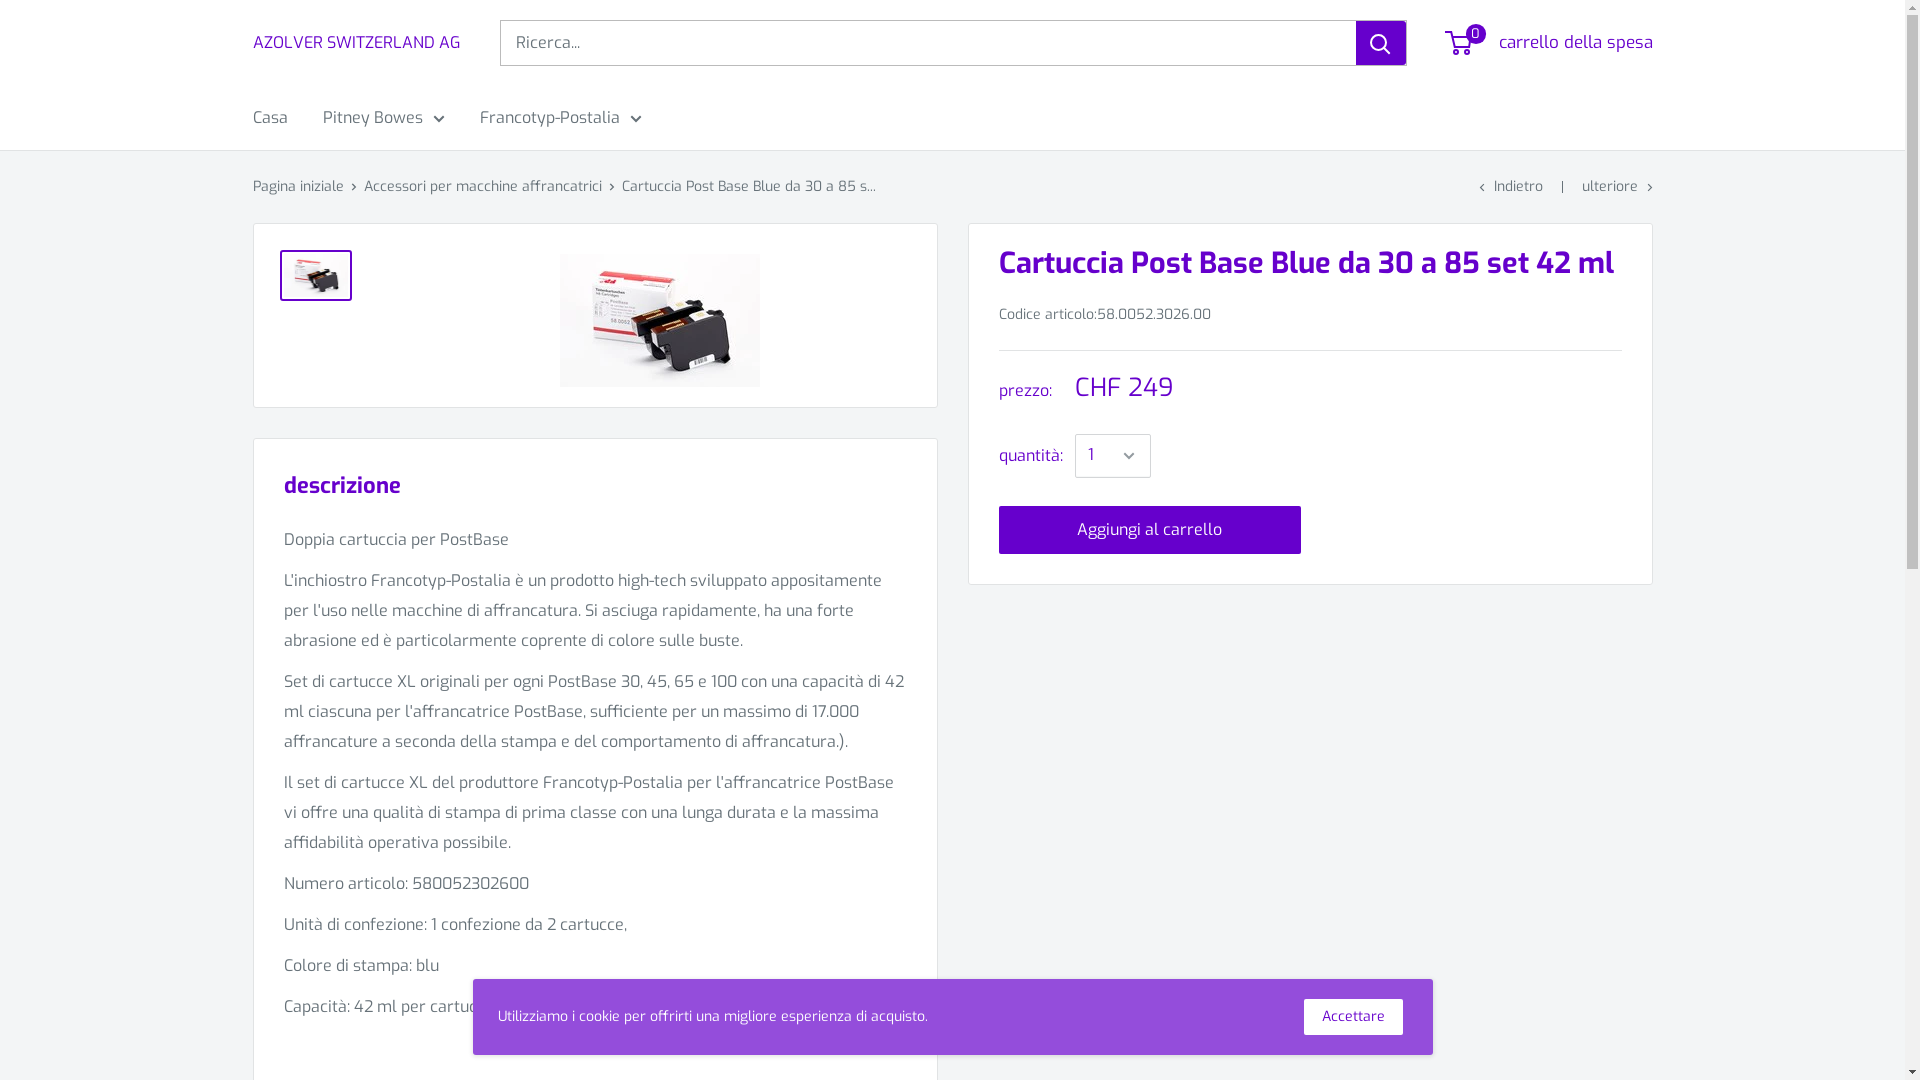  I want to click on 'ulteriore', so click(1617, 186).